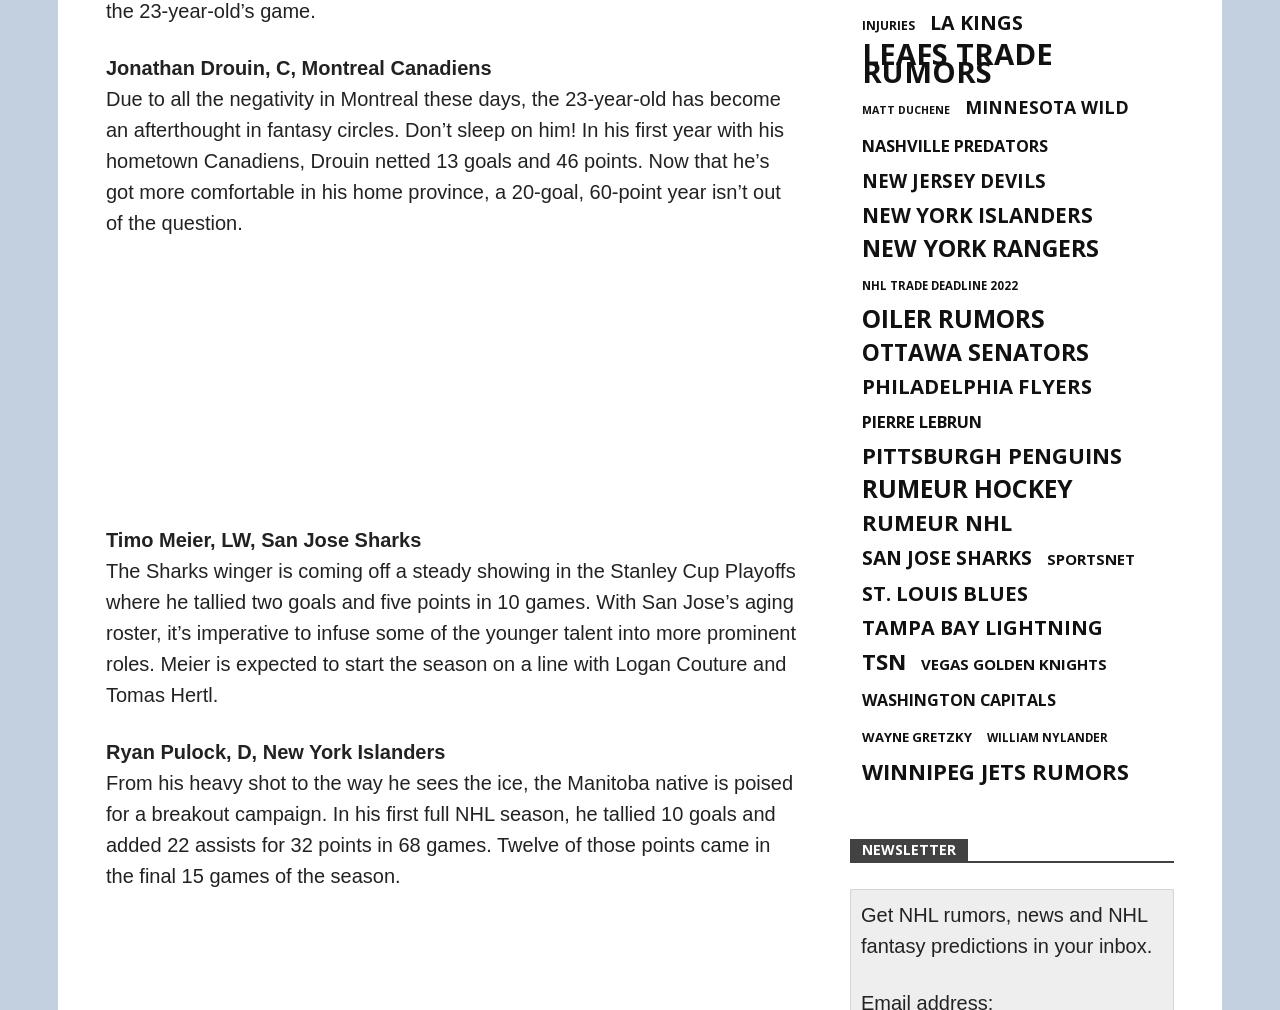  Describe the element at coordinates (274, 750) in the screenshot. I see `'Ryan Pulock, D, New York Islanders'` at that location.